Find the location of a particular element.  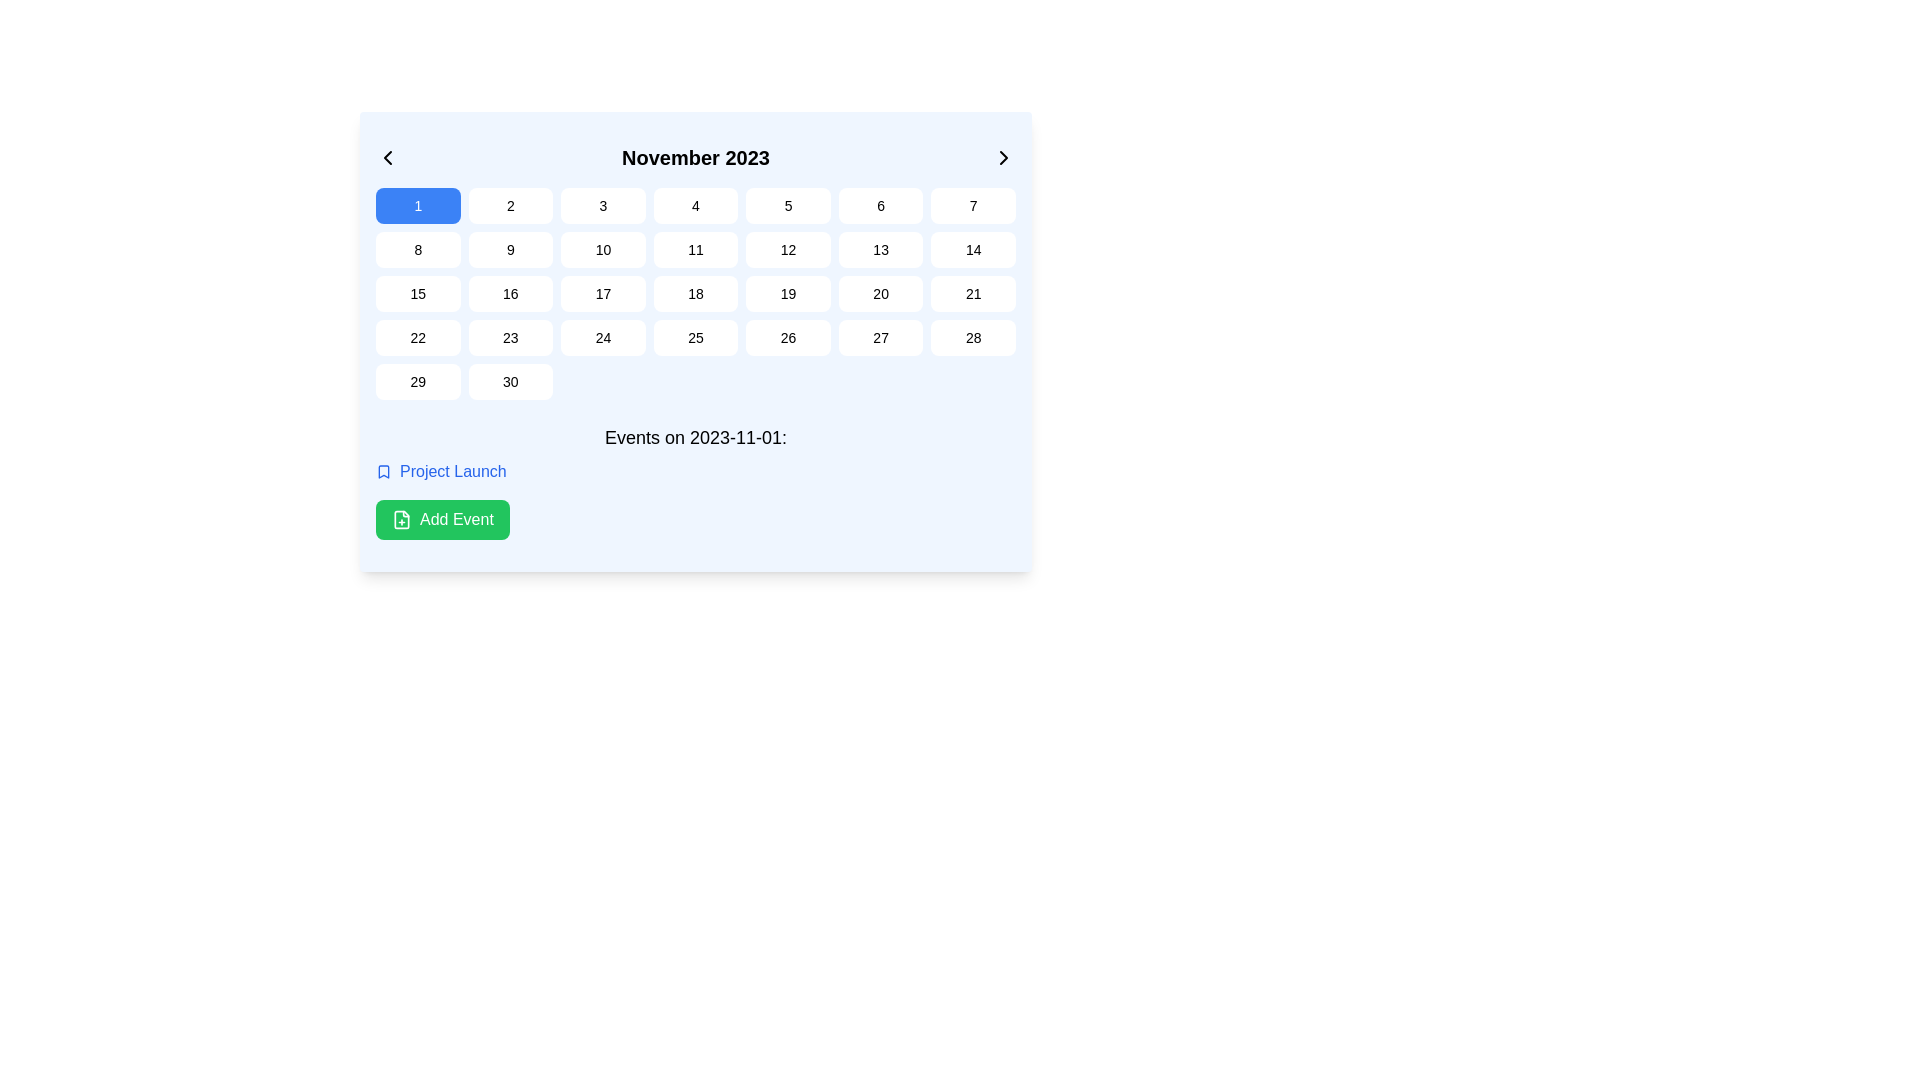

on the calendar date button representing the date '28' located in the seventh column of the fourth row is located at coordinates (973, 337).